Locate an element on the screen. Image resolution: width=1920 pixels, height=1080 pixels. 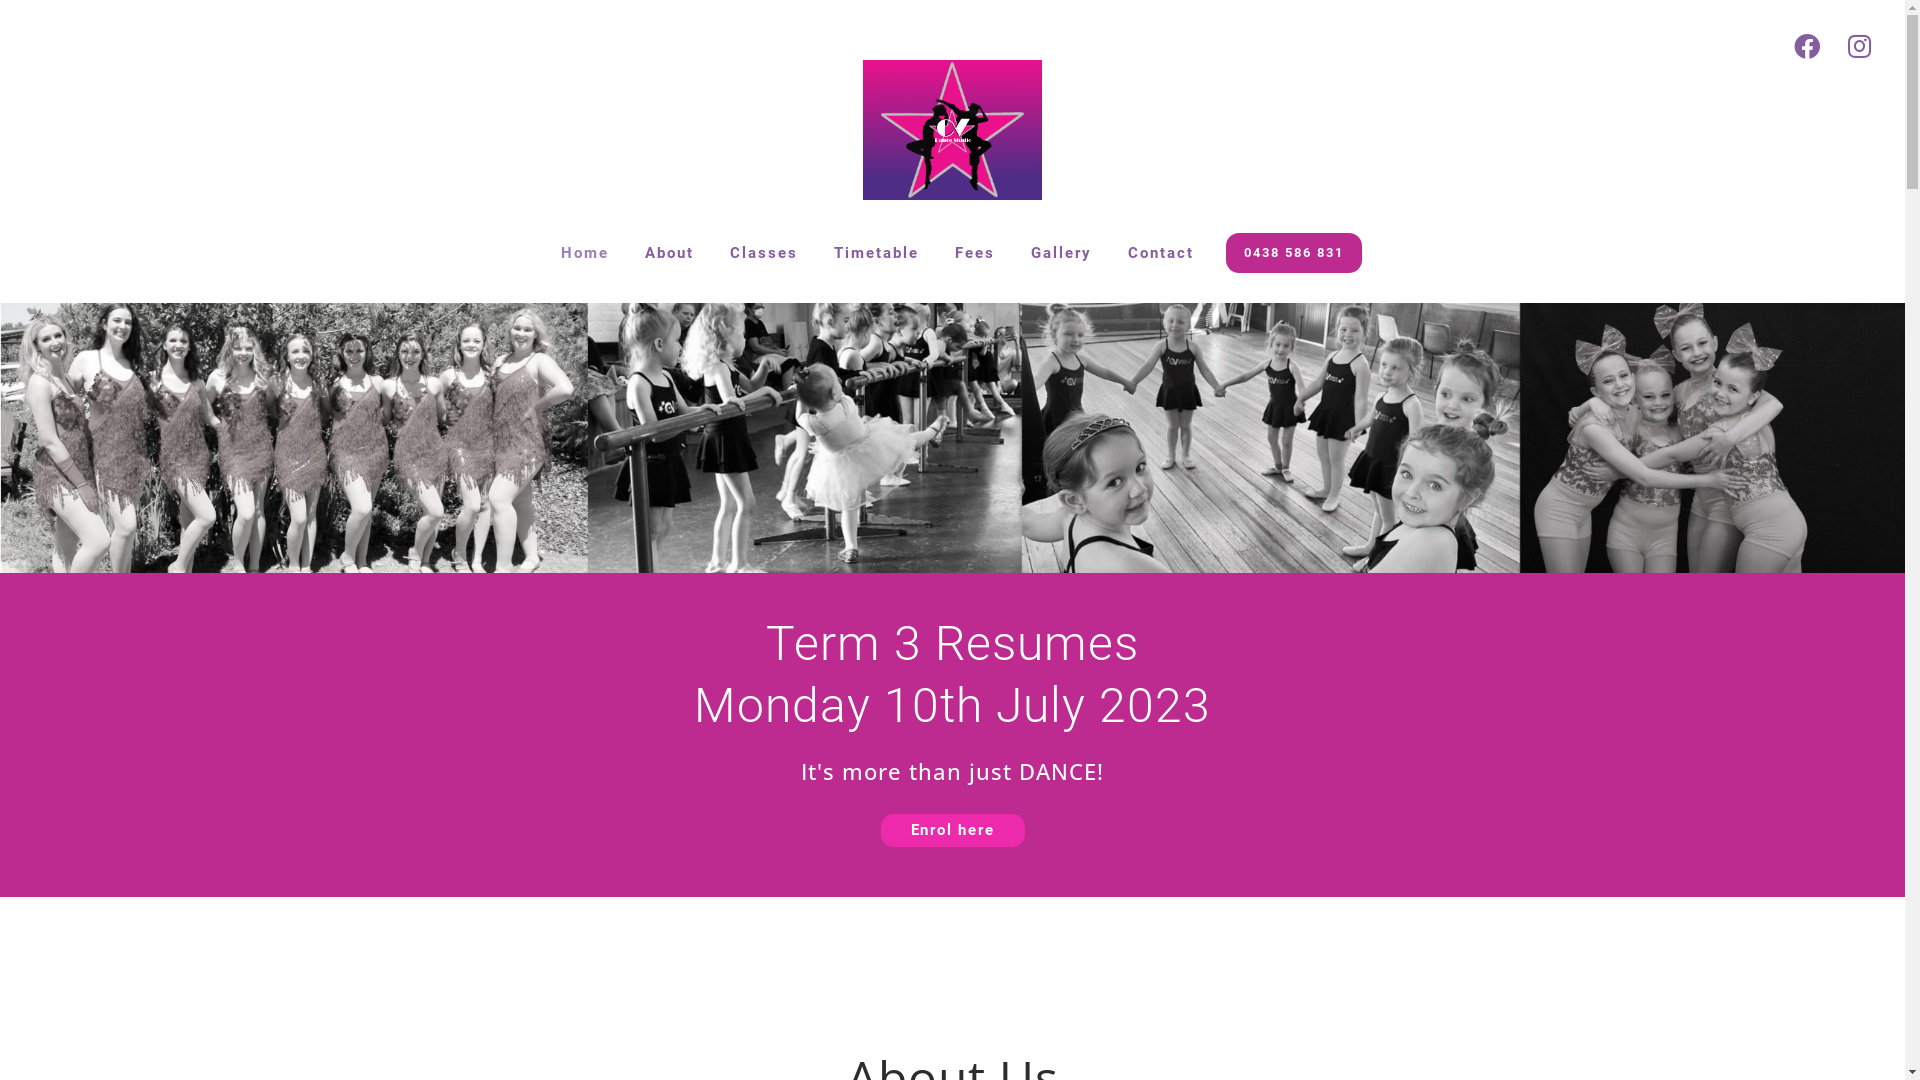
'Gallery' is located at coordinates (1060, 252).